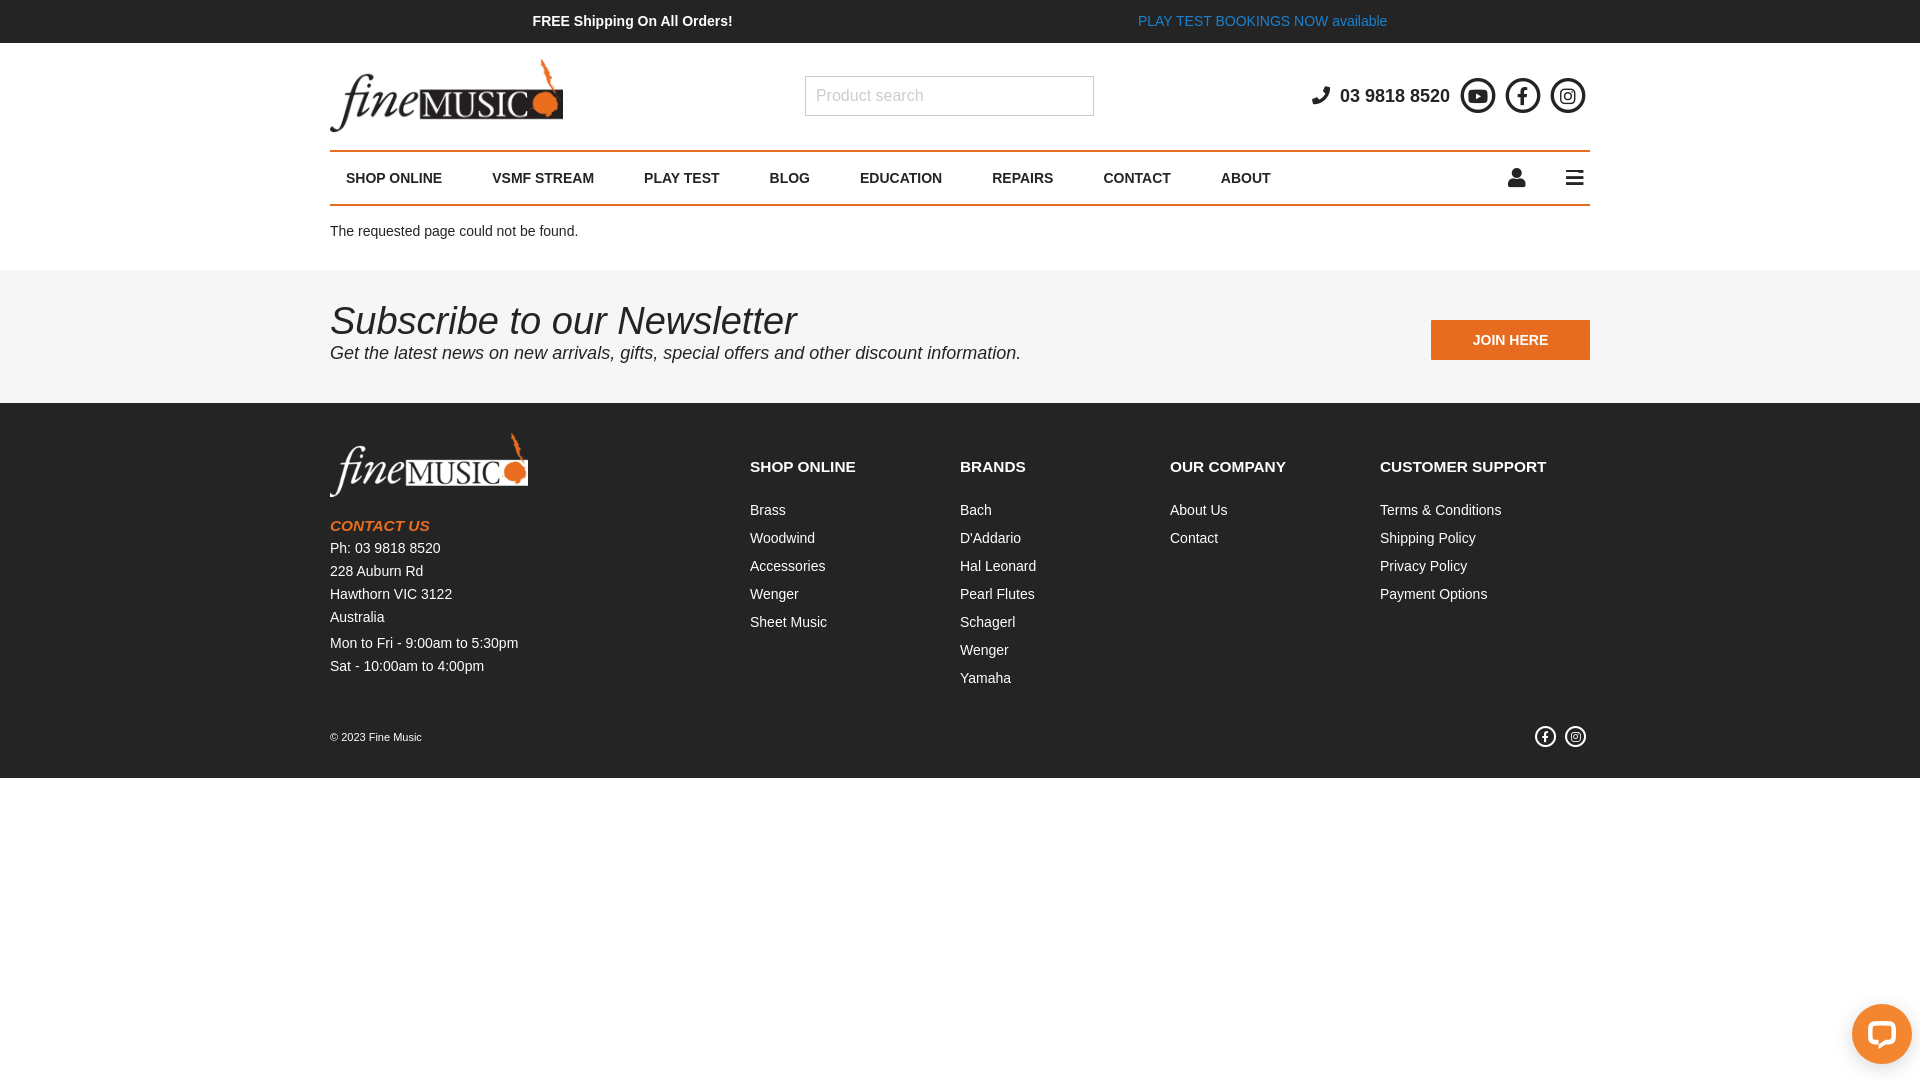 The image size is (1920, 1080). Describe the element at coordinates (1544, 176) in the screenshot. I see `'Menu'` at that location.